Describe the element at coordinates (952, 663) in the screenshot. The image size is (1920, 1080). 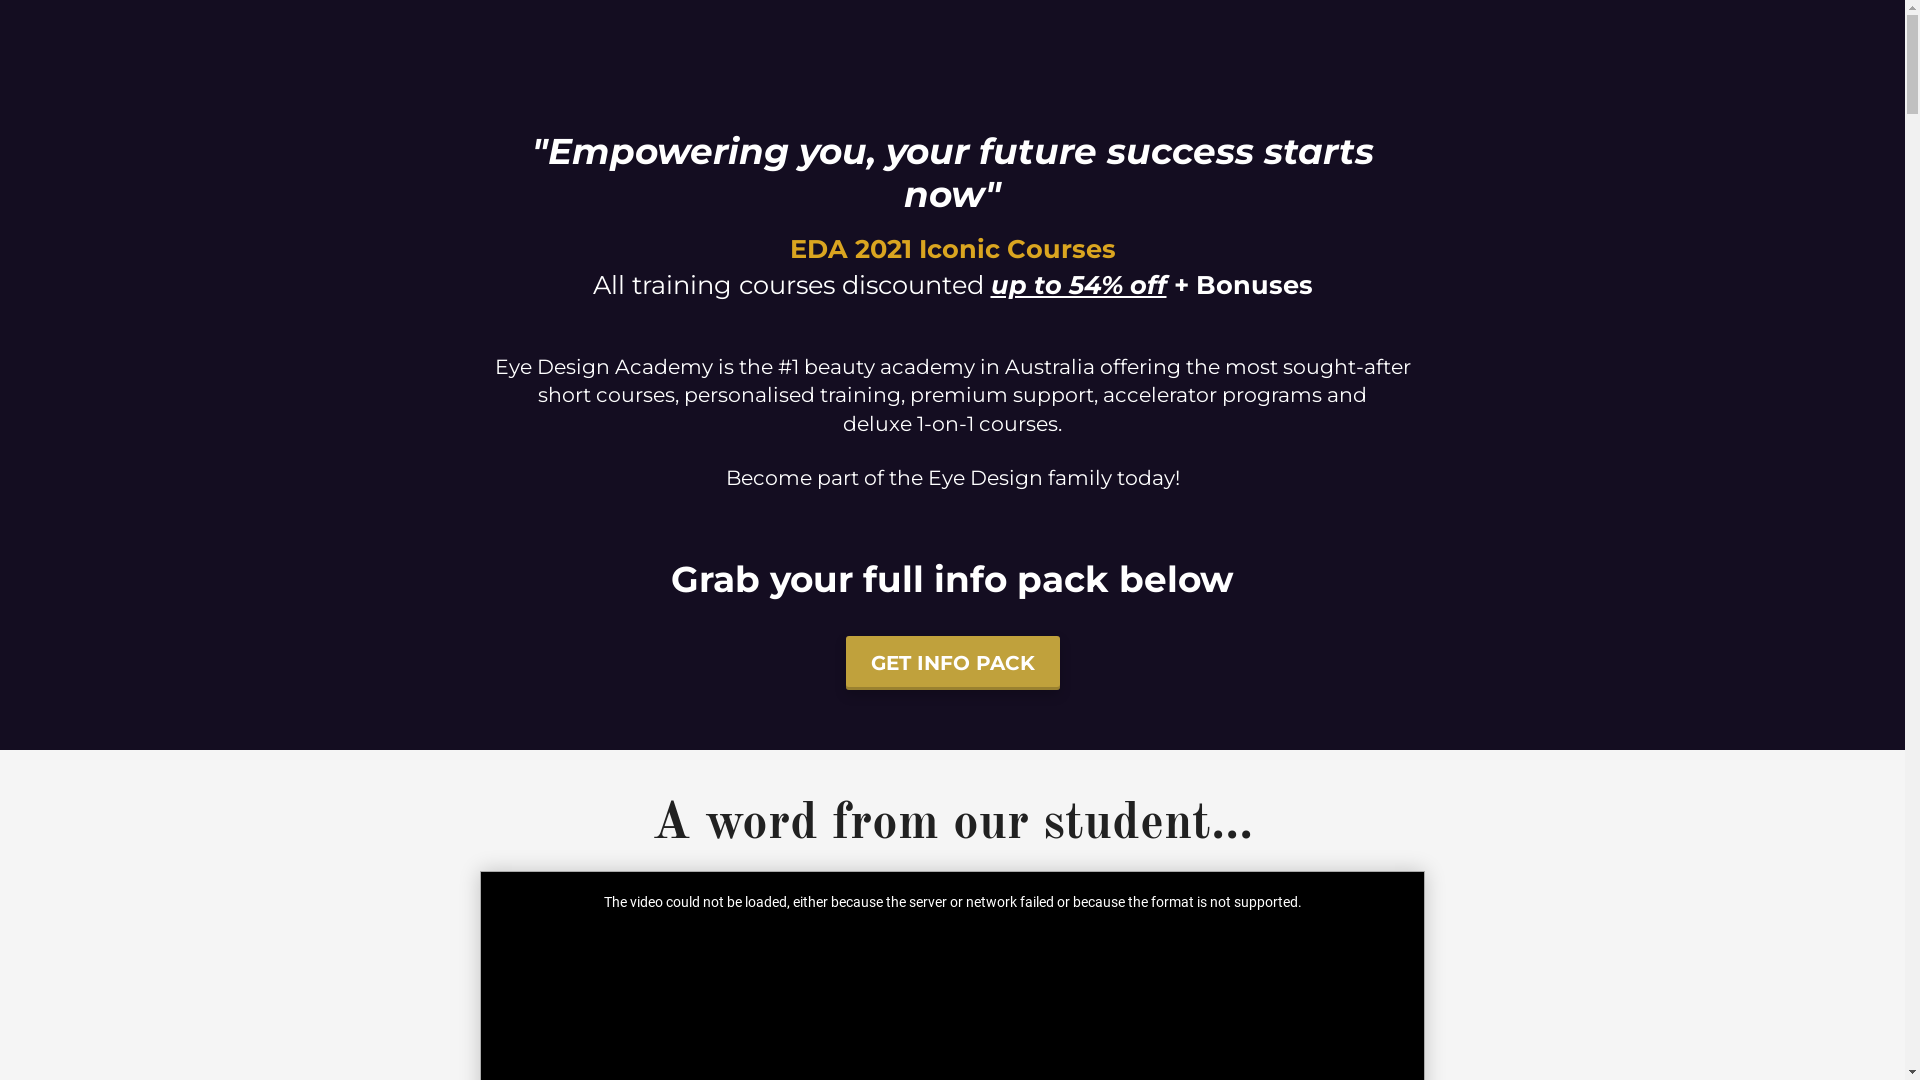
I see `'GET INFO PACK'` at that location.